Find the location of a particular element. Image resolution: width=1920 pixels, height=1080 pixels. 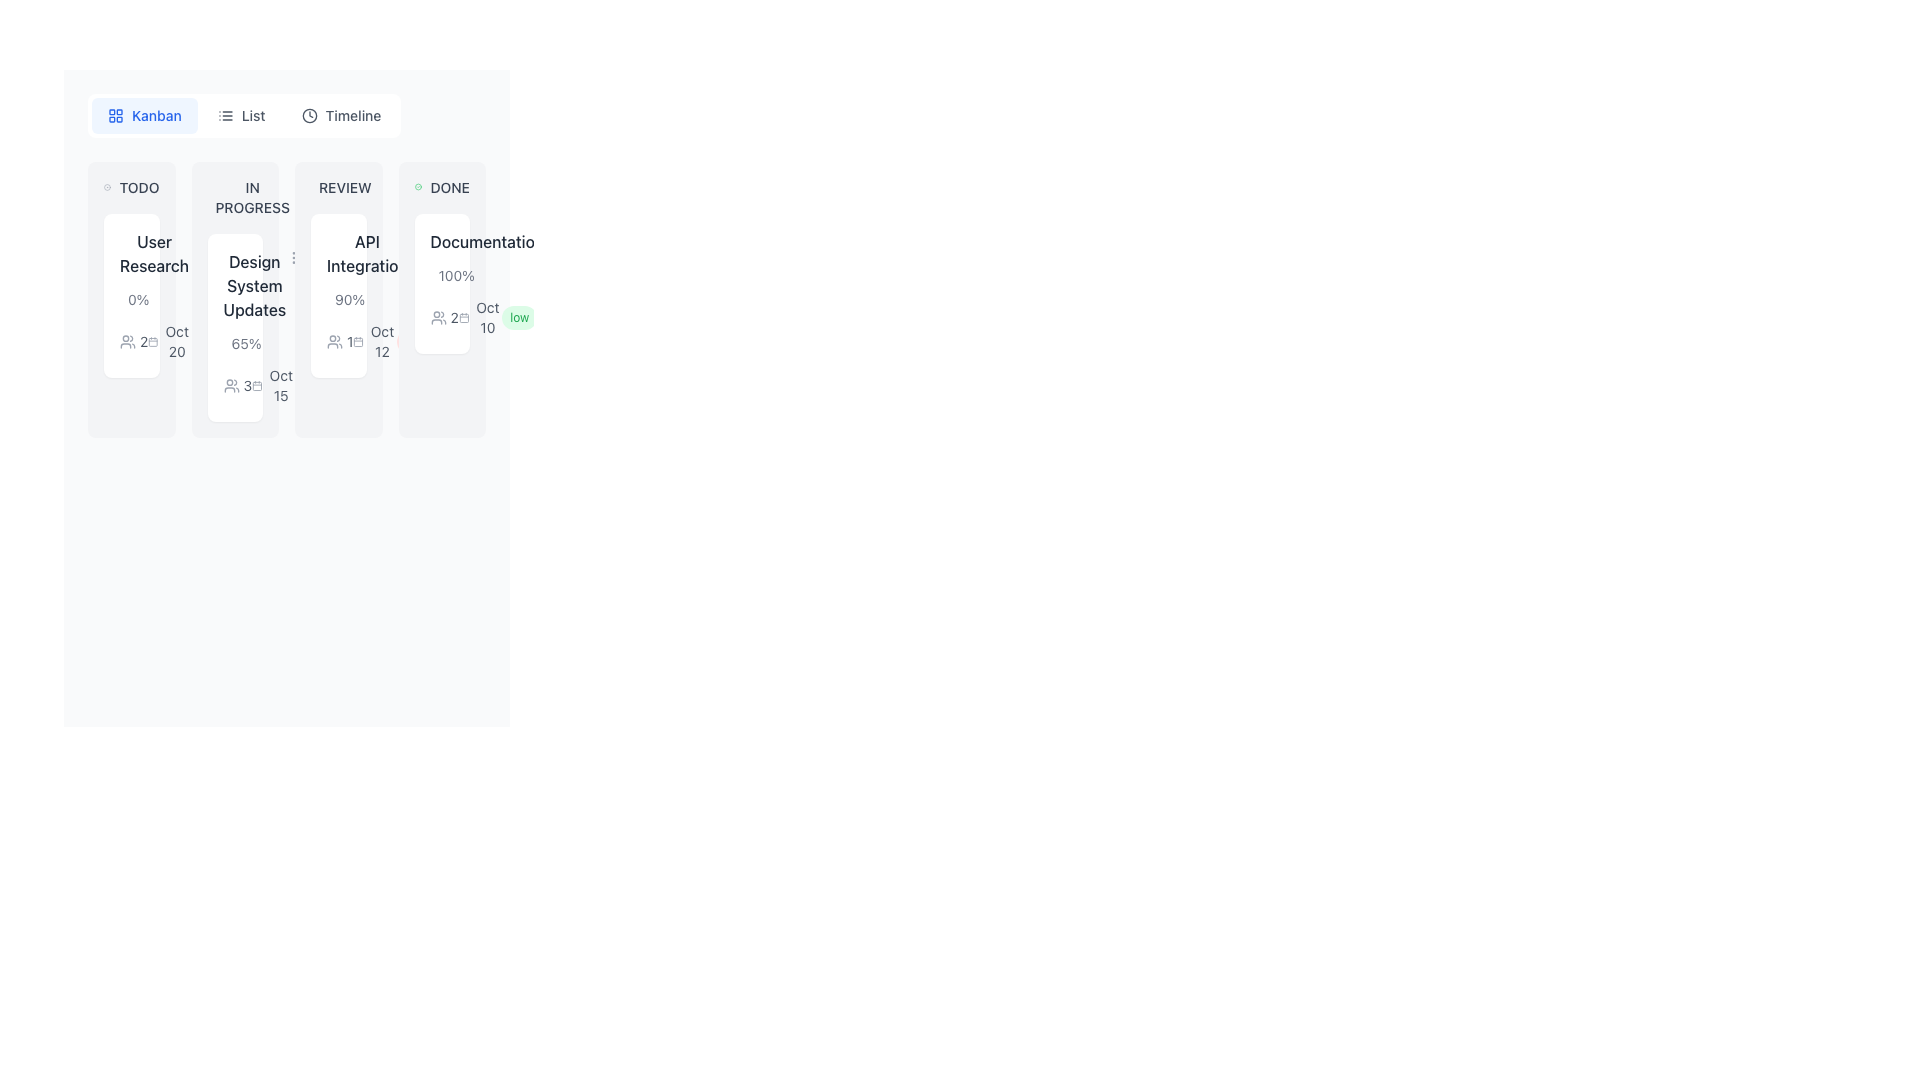

the text block displaying 'User Research' in the TODO column of the Kanban board is located at coordinates (130, 253).